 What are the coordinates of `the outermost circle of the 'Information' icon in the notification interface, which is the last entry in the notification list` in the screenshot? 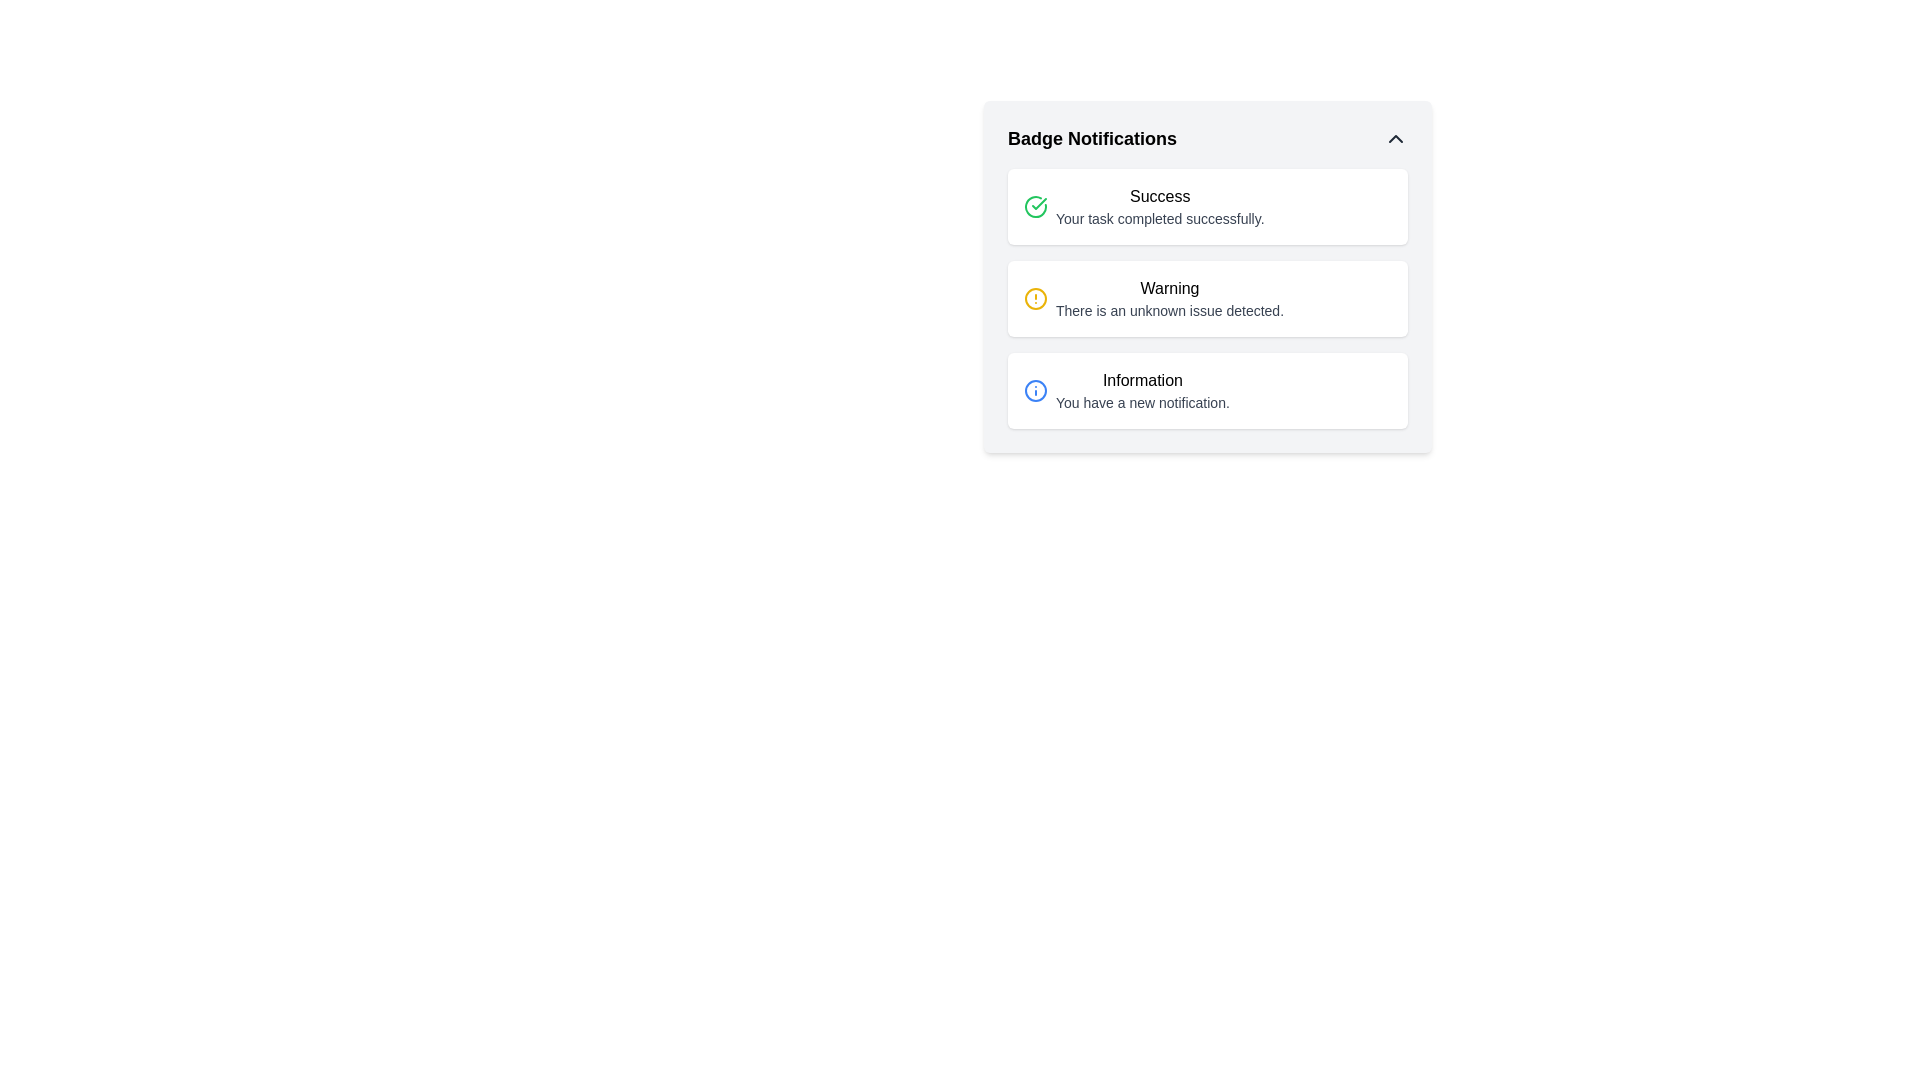 It's located at (1036, 390).